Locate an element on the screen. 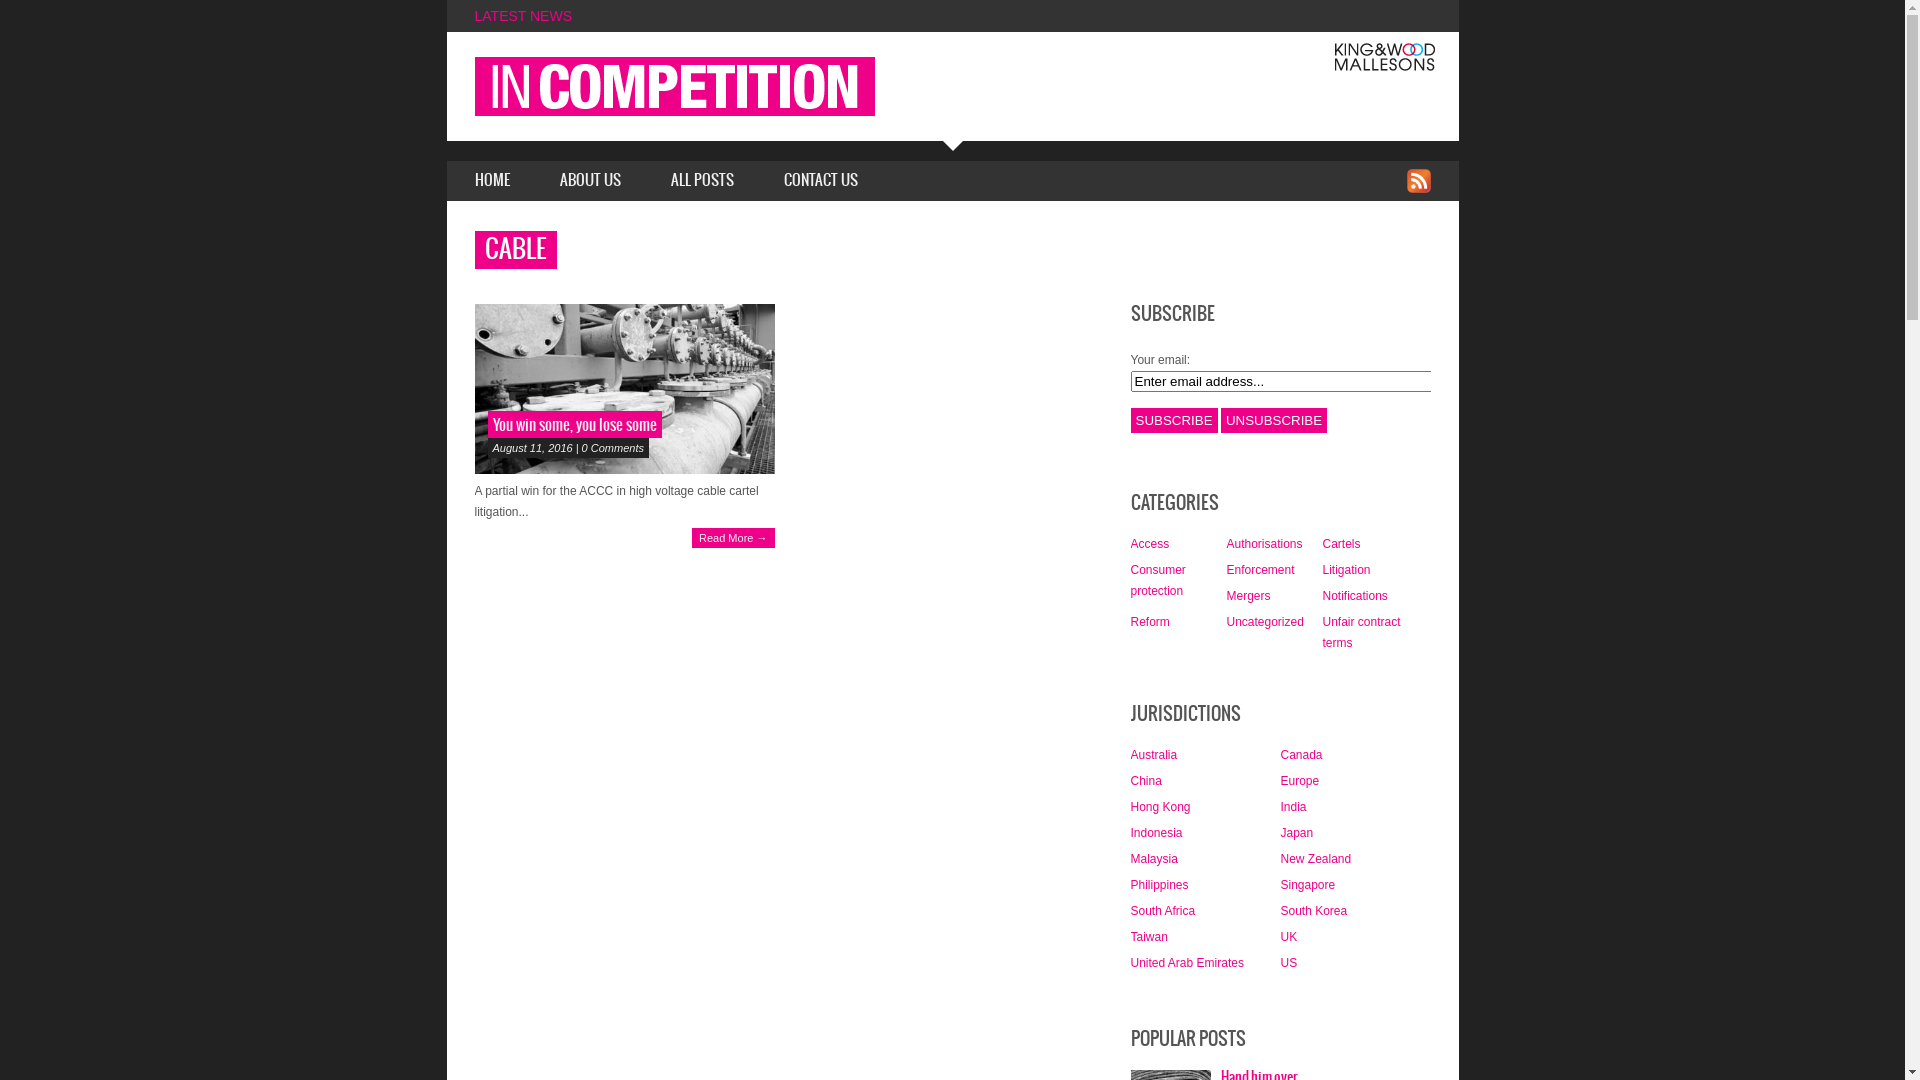 This screenshot has height=1080, width=1920. 'Unsubscribe' is located at coordinates (1272, 419).